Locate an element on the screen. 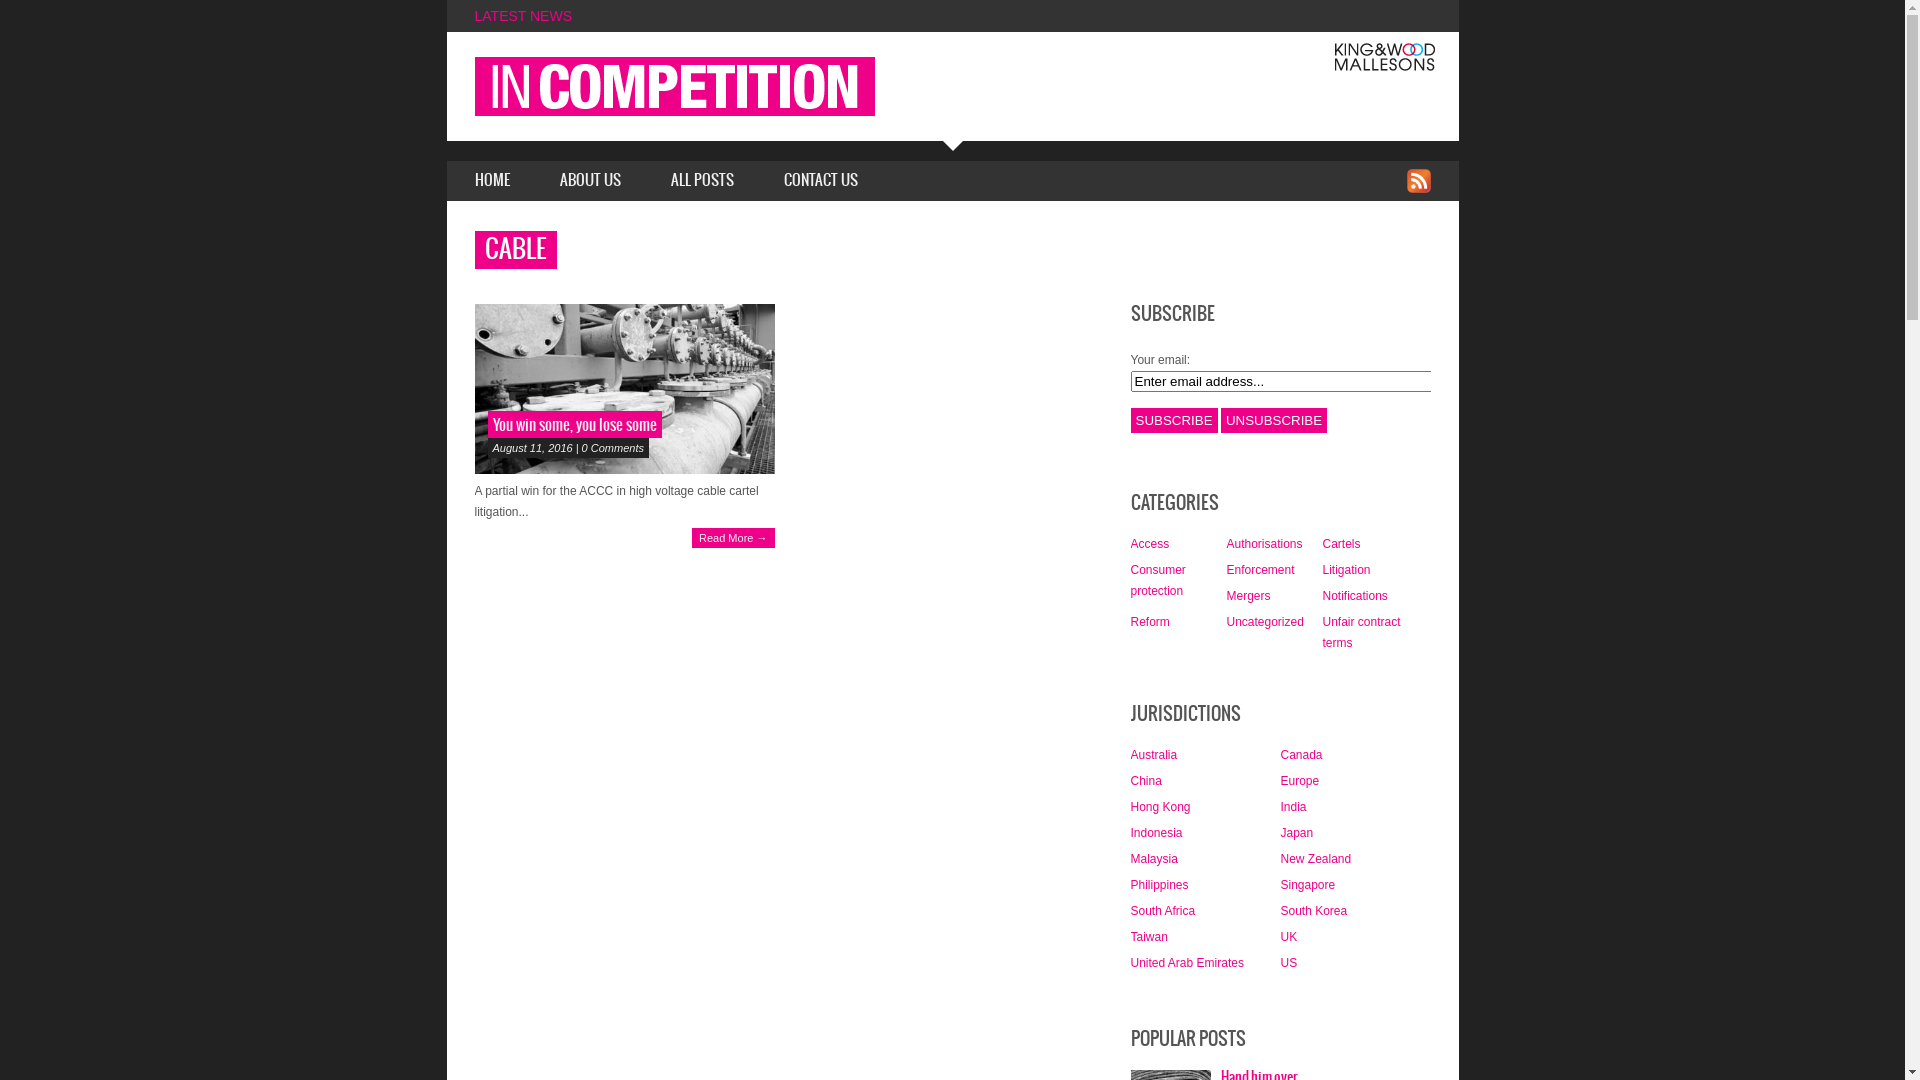 This screenshot has height=1080, width=1920. 'Unsubscribe' is located at coordinates (1272, 419).